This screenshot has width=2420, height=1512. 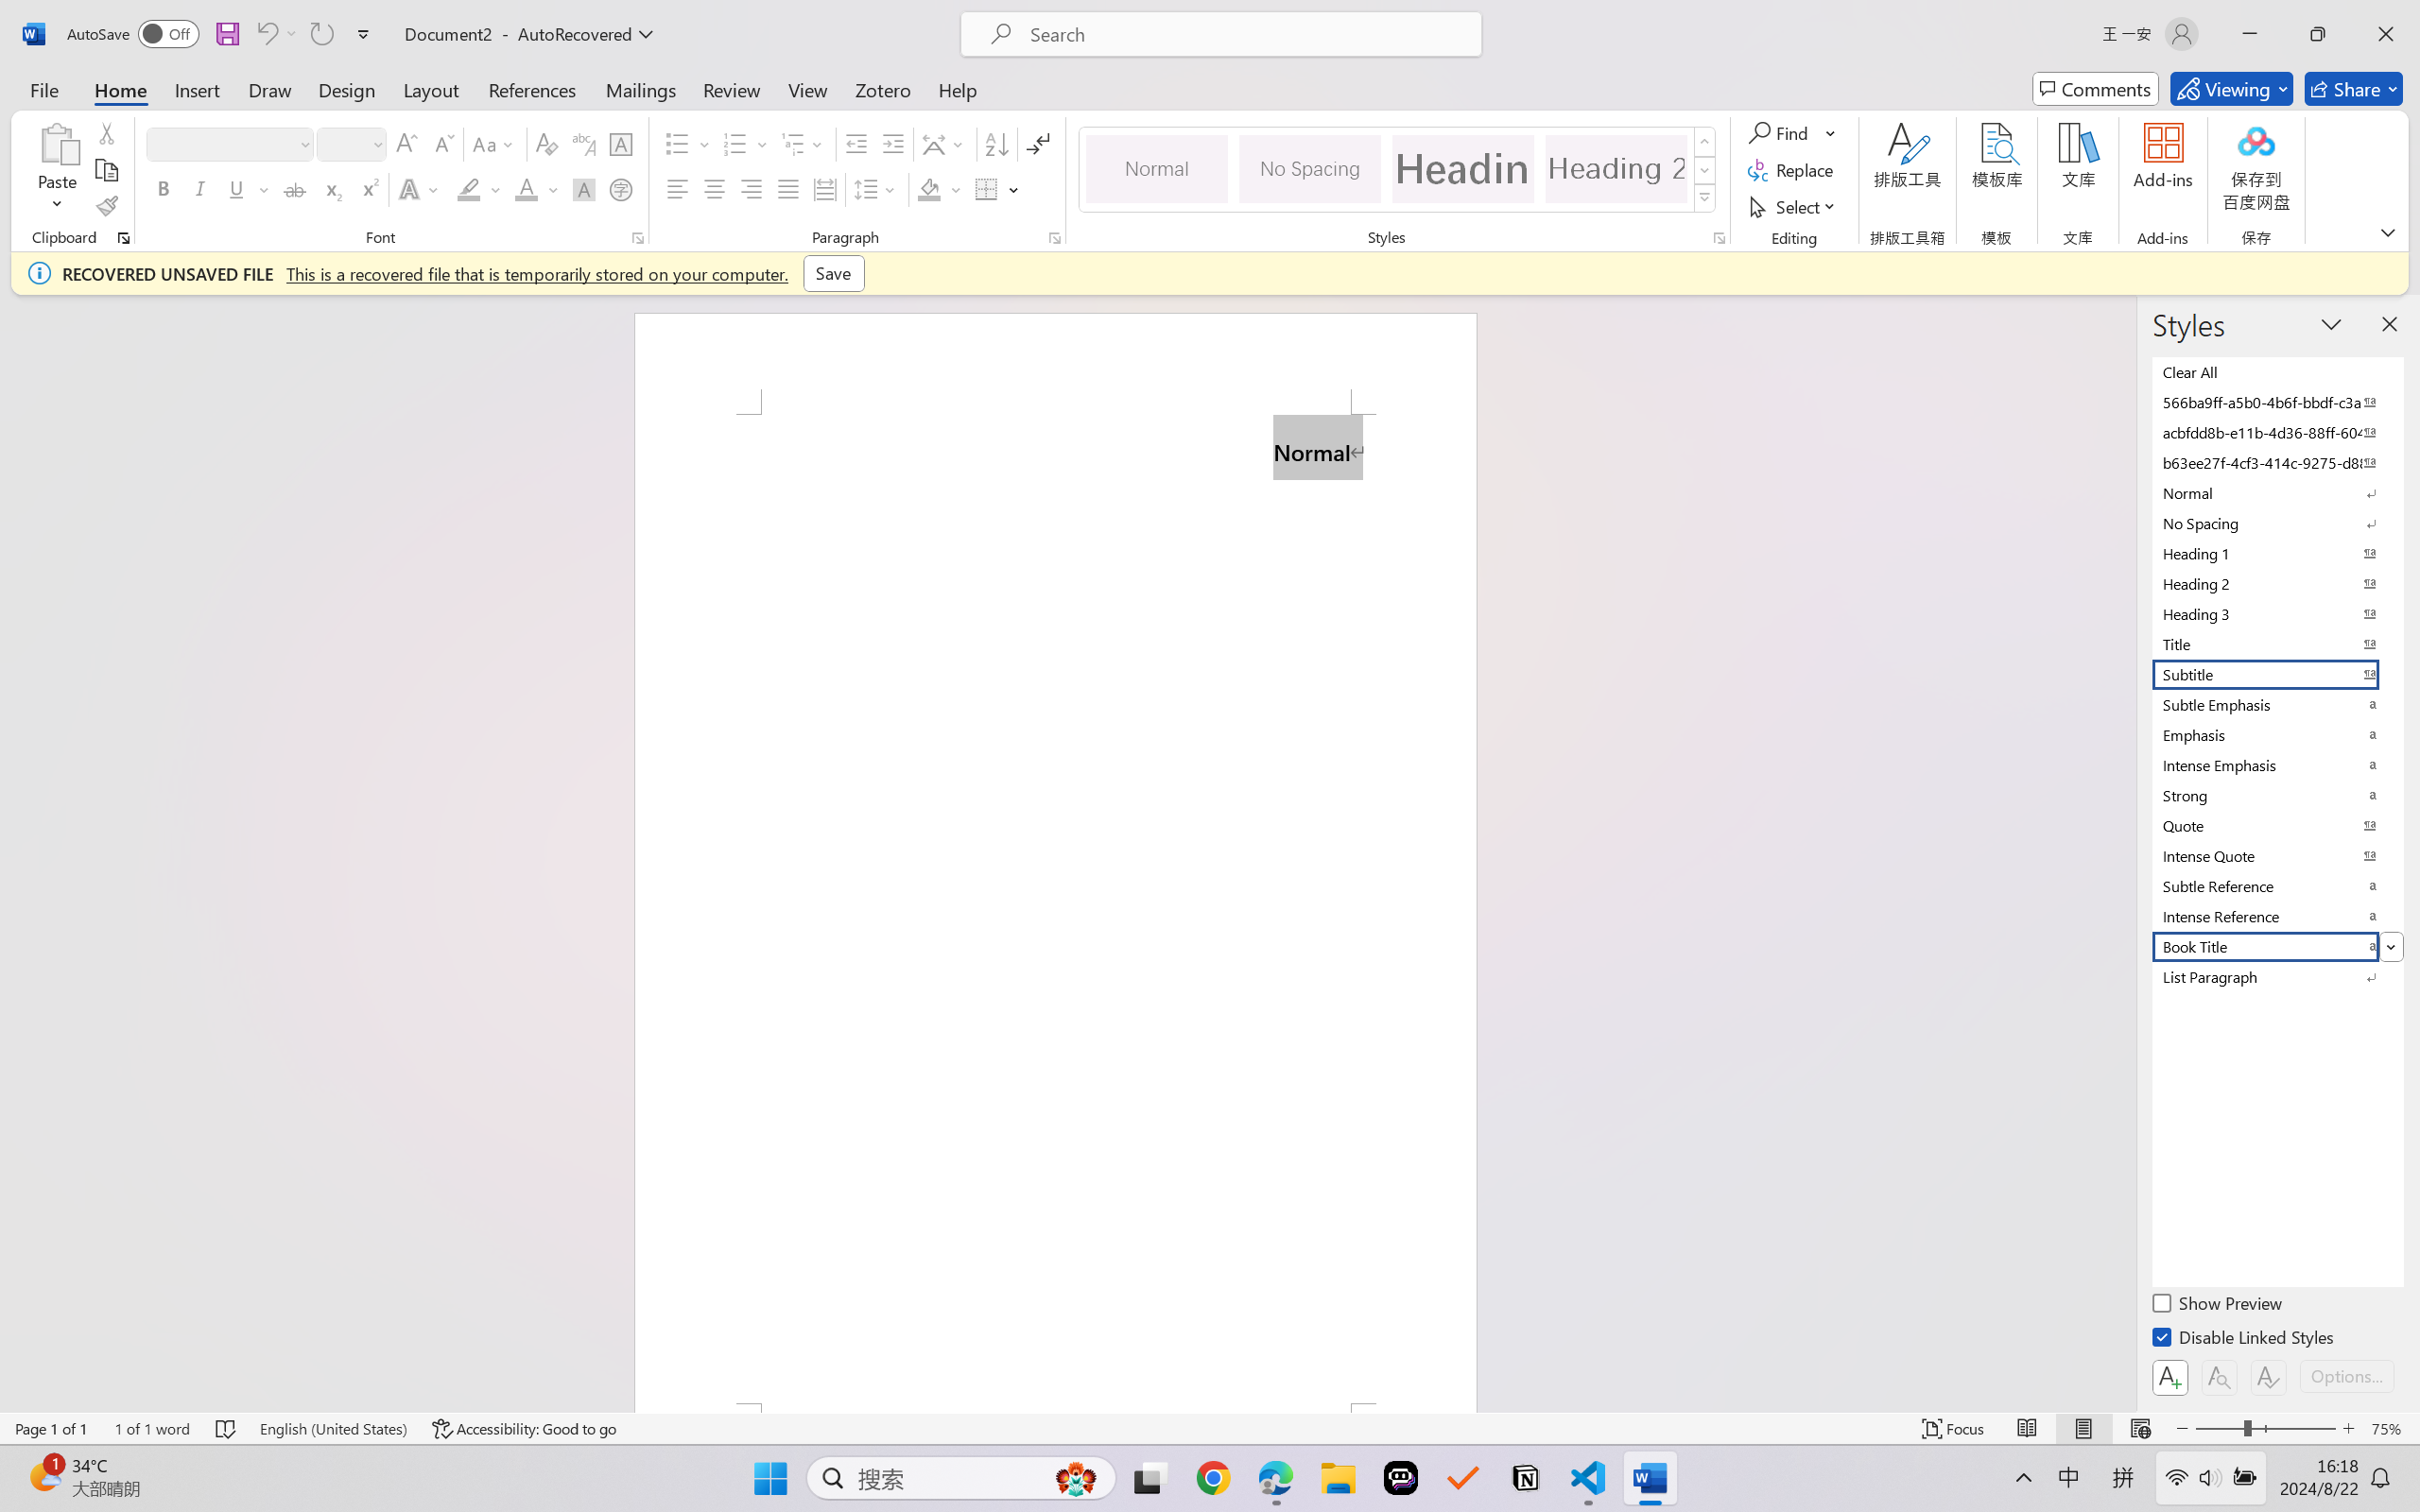 What do you see at coordinates (956, 88) in the screenshot?
I see `'Help'` at bounding box center [956, 88].